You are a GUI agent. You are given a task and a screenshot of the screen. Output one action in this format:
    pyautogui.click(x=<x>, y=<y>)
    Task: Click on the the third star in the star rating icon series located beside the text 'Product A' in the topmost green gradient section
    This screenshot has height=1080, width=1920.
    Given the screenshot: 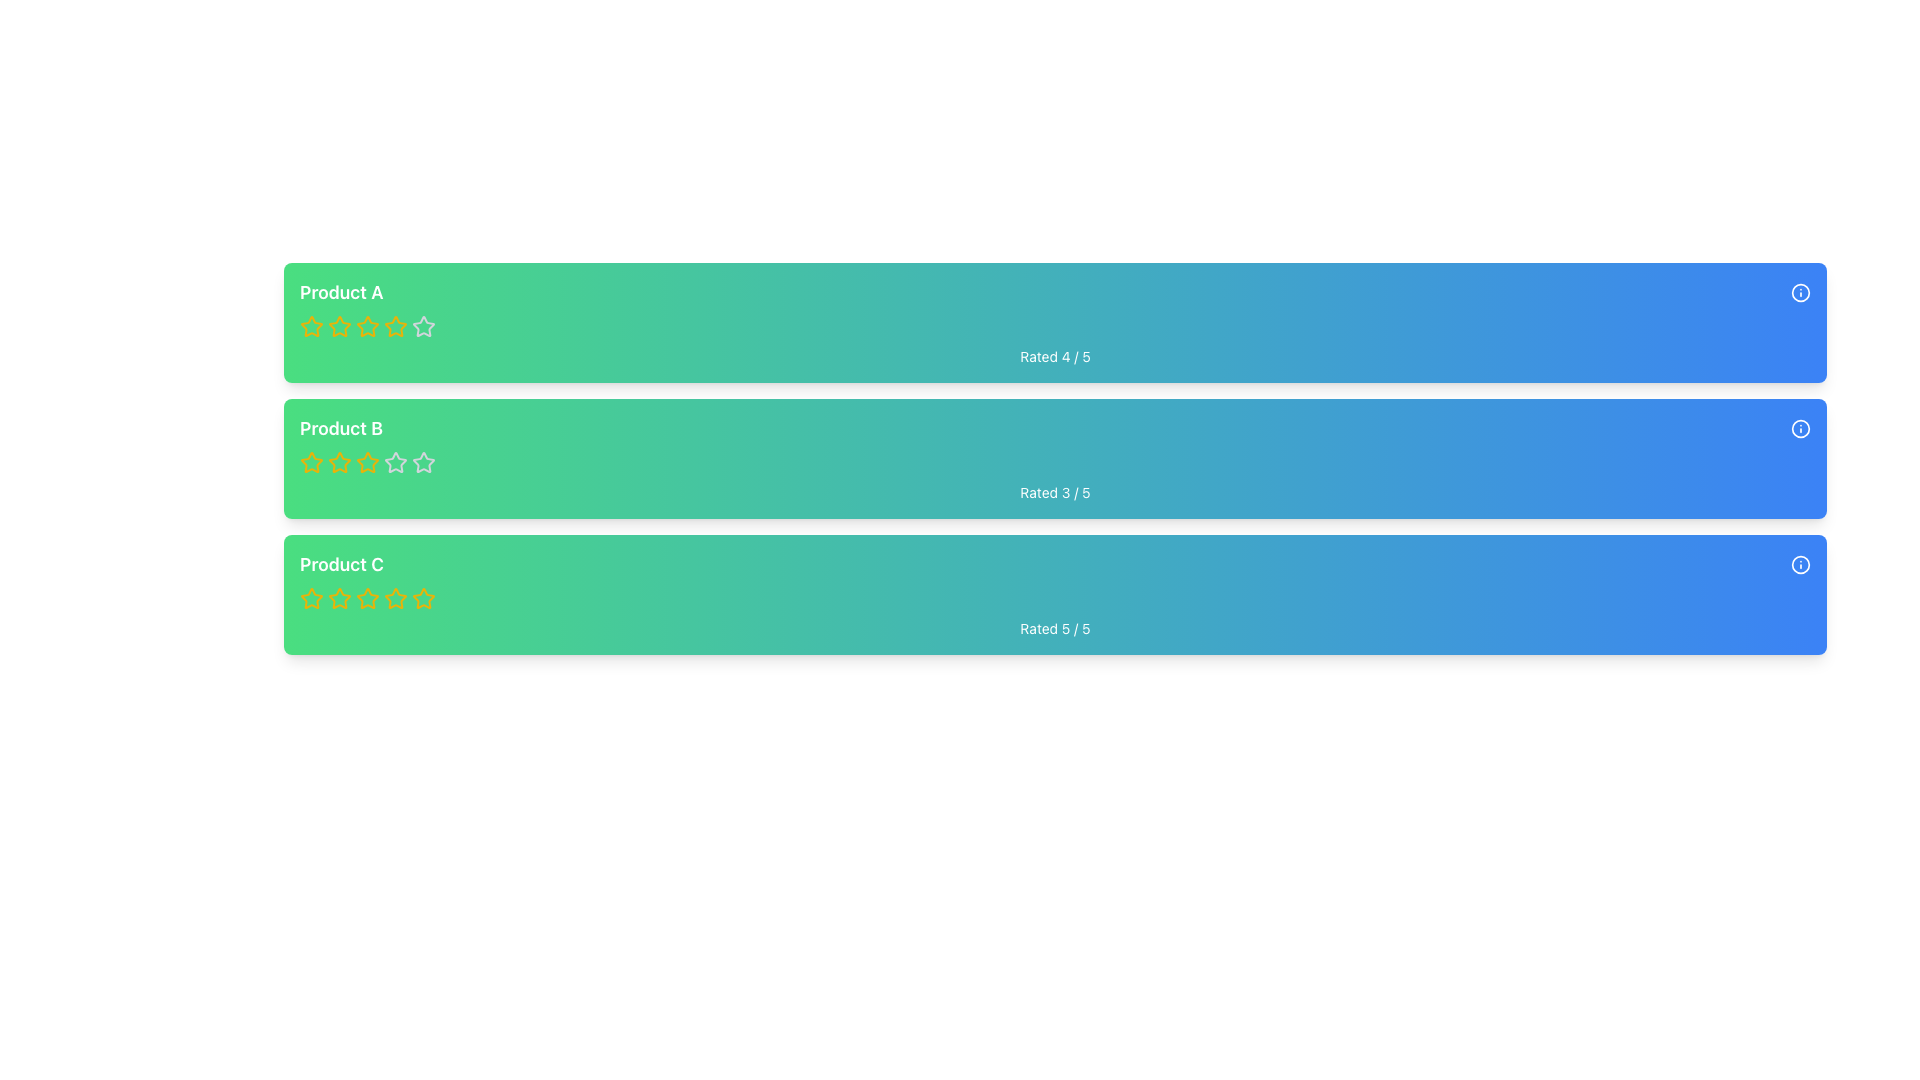 What is the action you would take?
    pyautogui.click(x=340, y=326)
    